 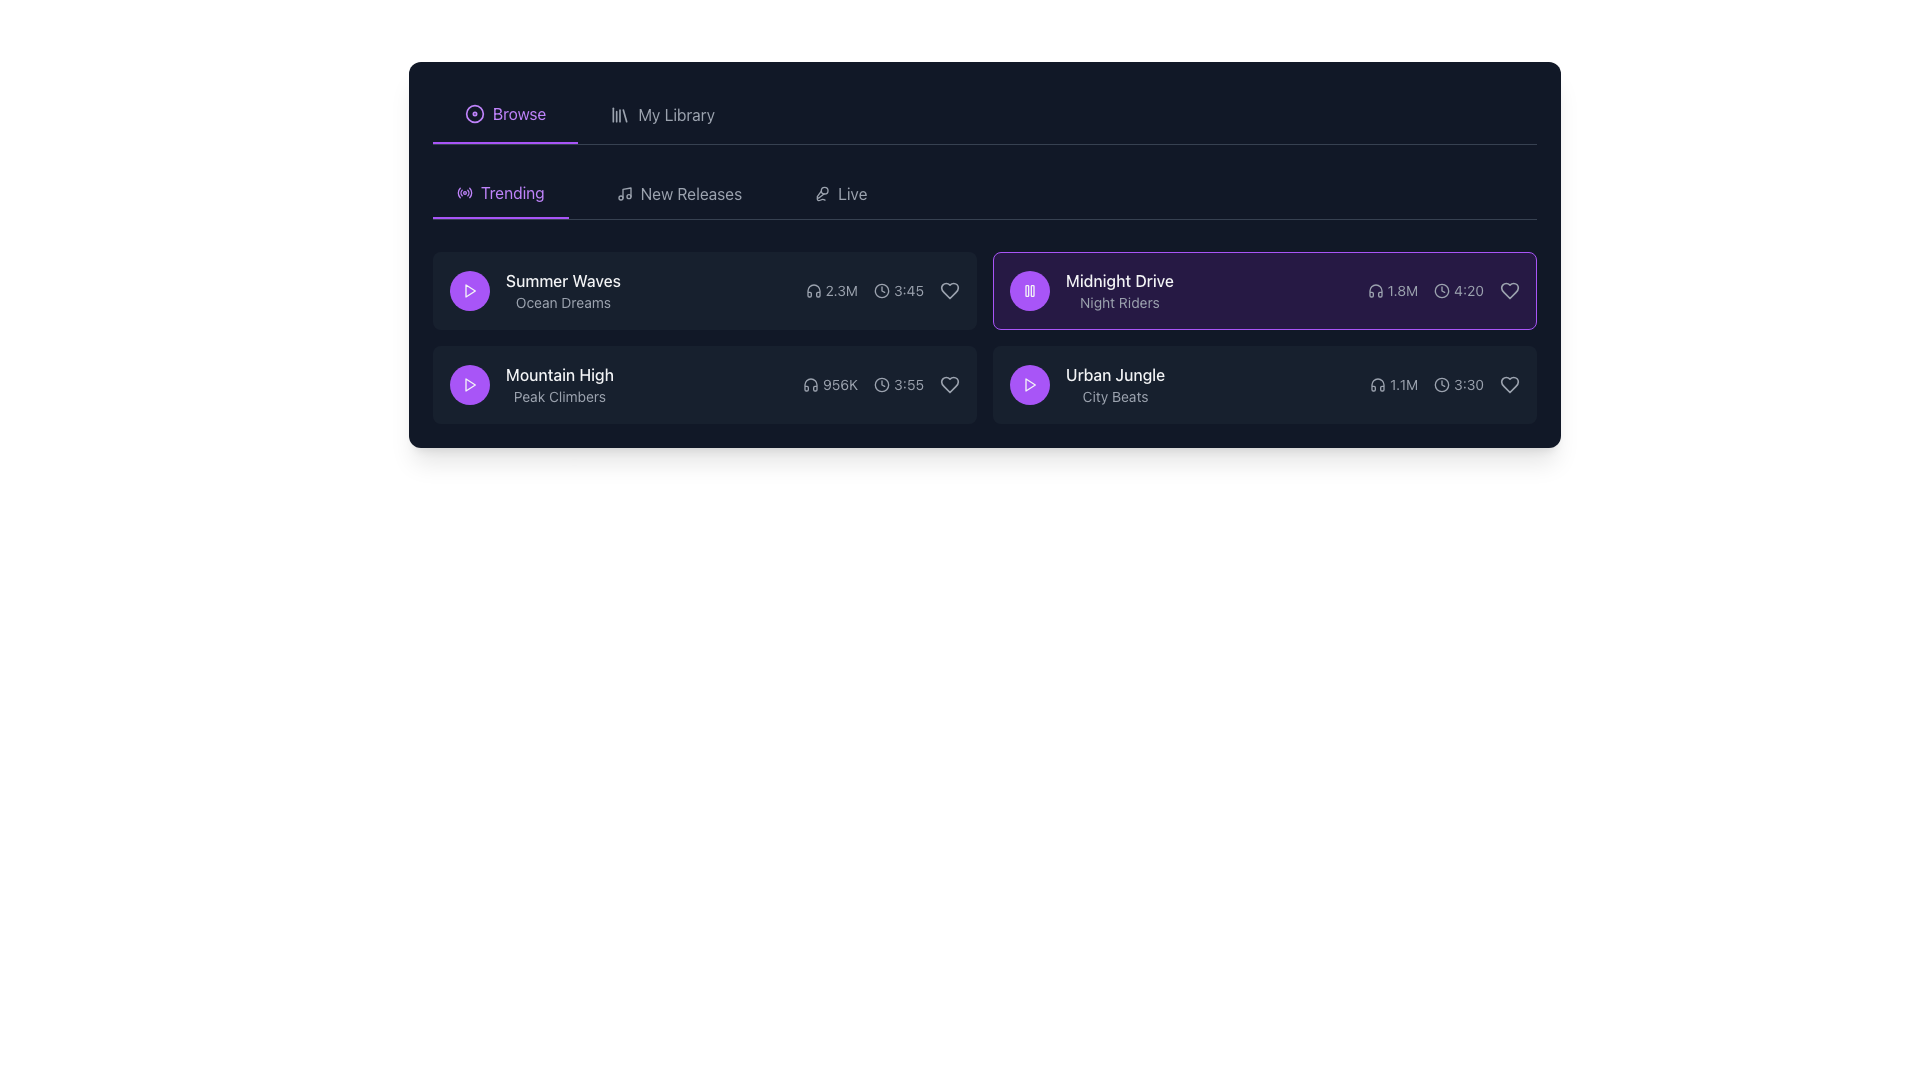 I want to click on the navigation button for 'New Releases' located between 'Trending' and 'Live', so click(x=679, y=193).